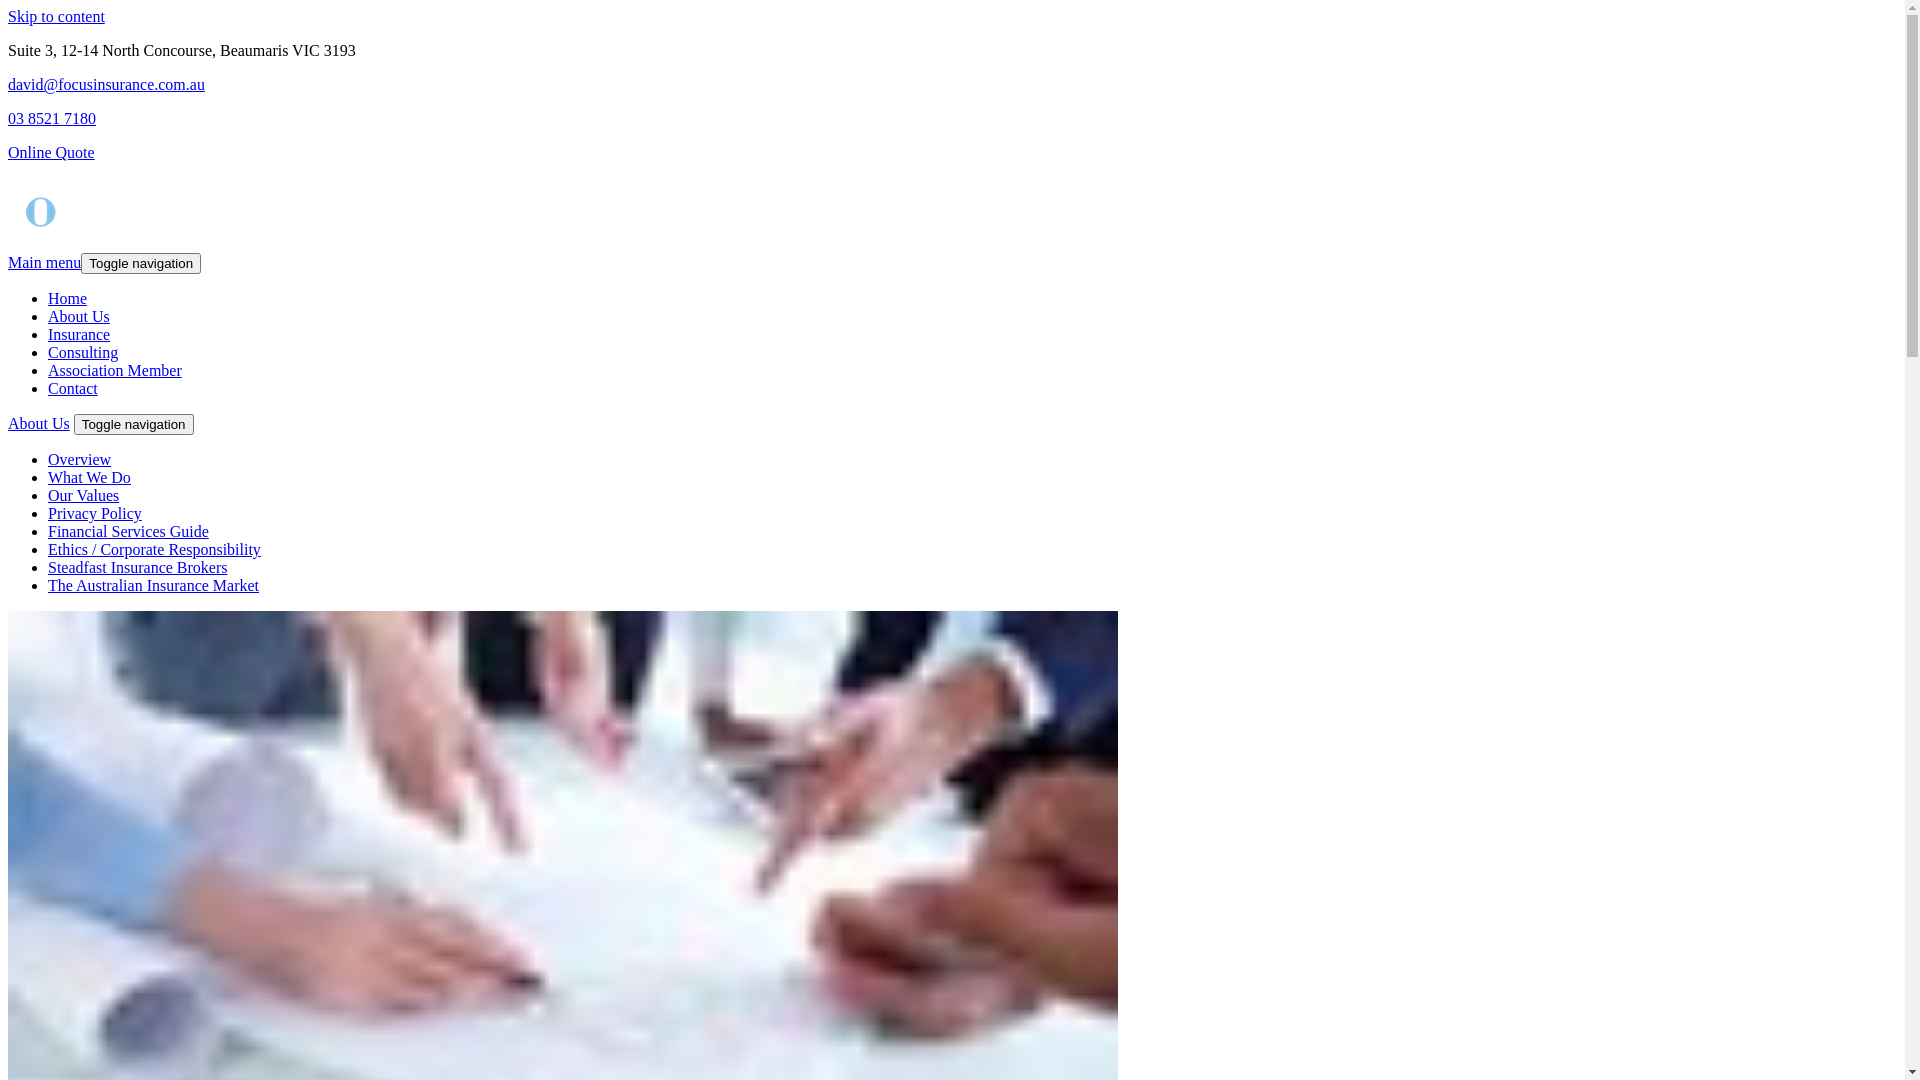 The width and height of the screenshot is (1920, 1080). Describe the element at coordinates (38, 422) in the screenshot. I see `'About Us'` at that location.